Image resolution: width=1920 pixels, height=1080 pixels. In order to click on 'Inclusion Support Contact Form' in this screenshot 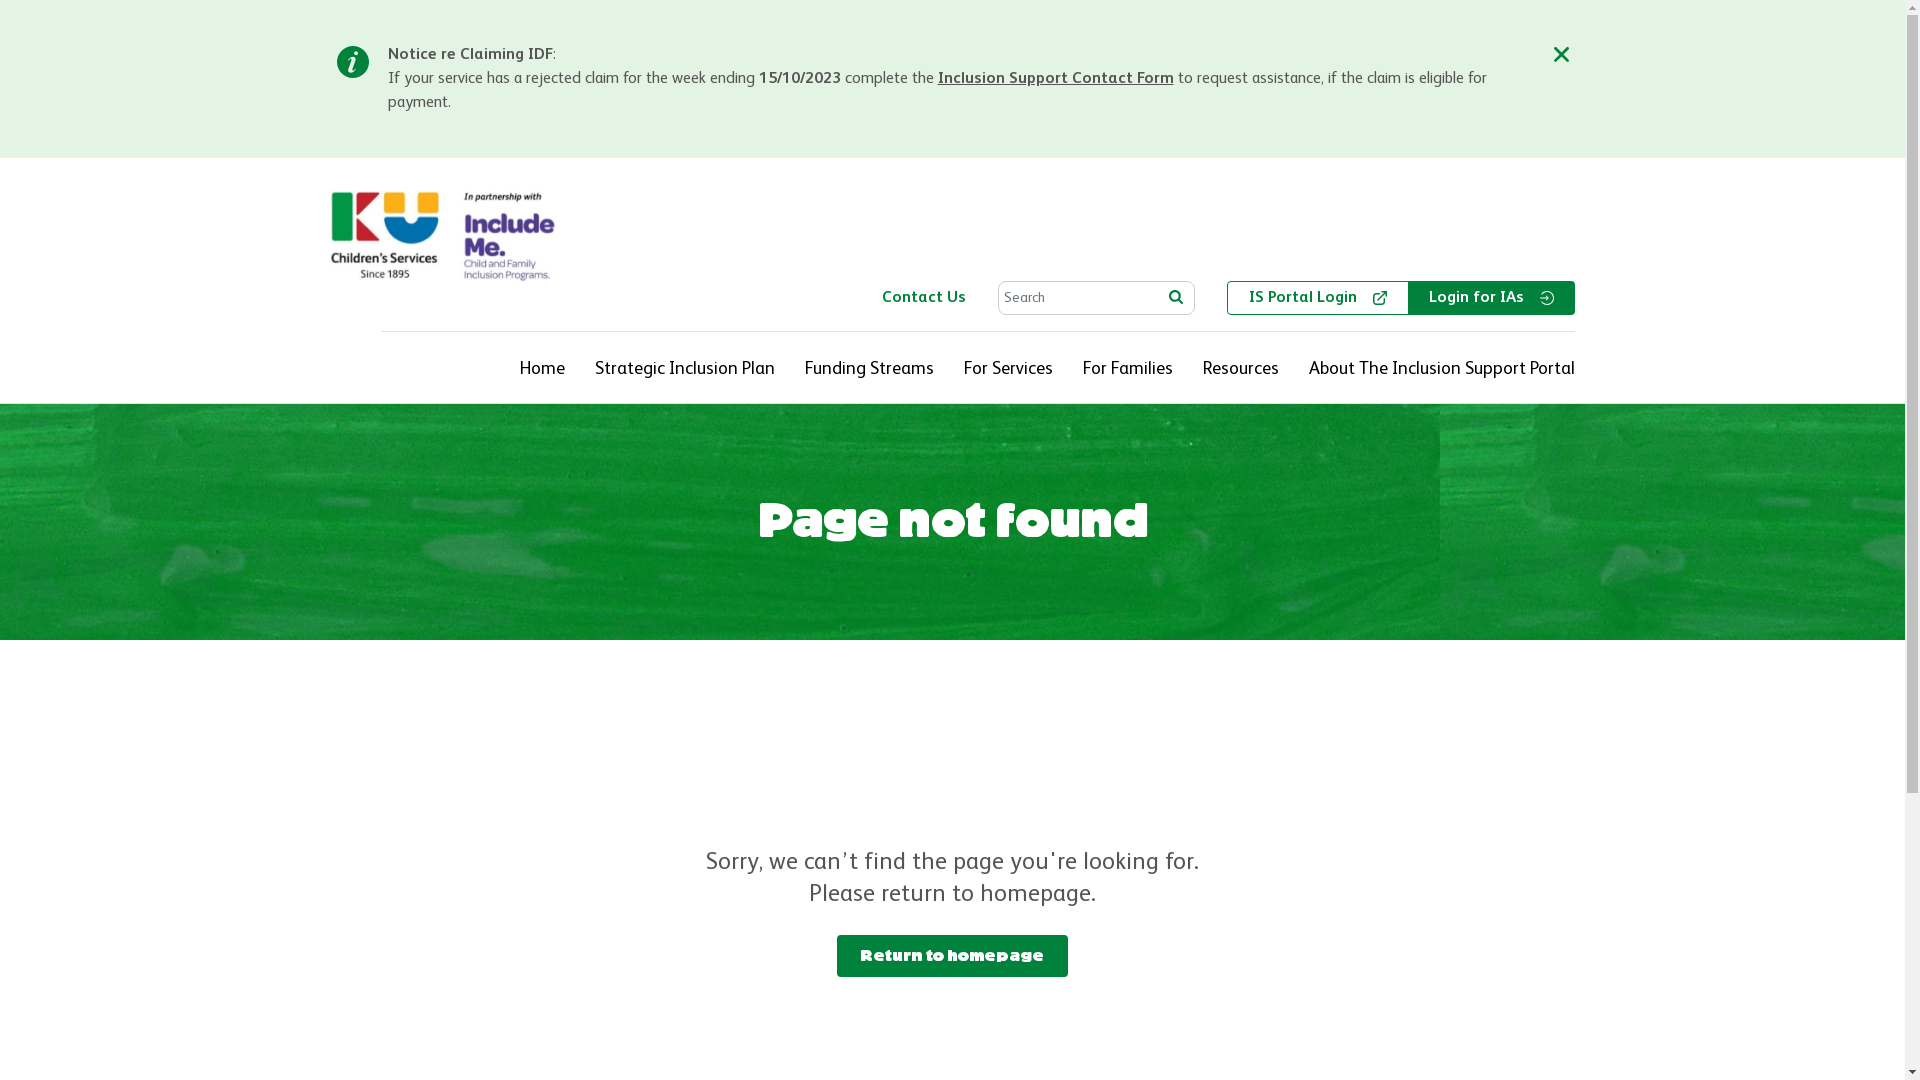, I will do `click(1055, 77)`.